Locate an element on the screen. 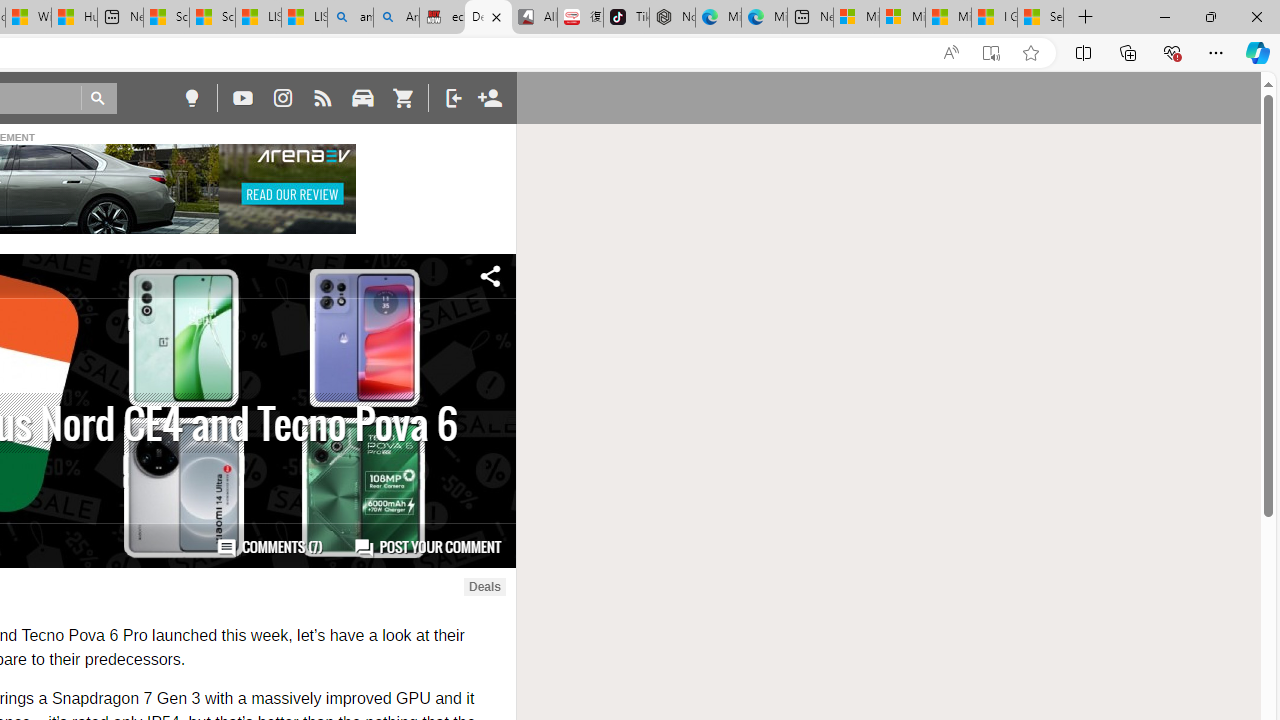 This screenshot has height=720, width=1280. 'Nordace - Best Sellers' is located at coordinates (672, 17).